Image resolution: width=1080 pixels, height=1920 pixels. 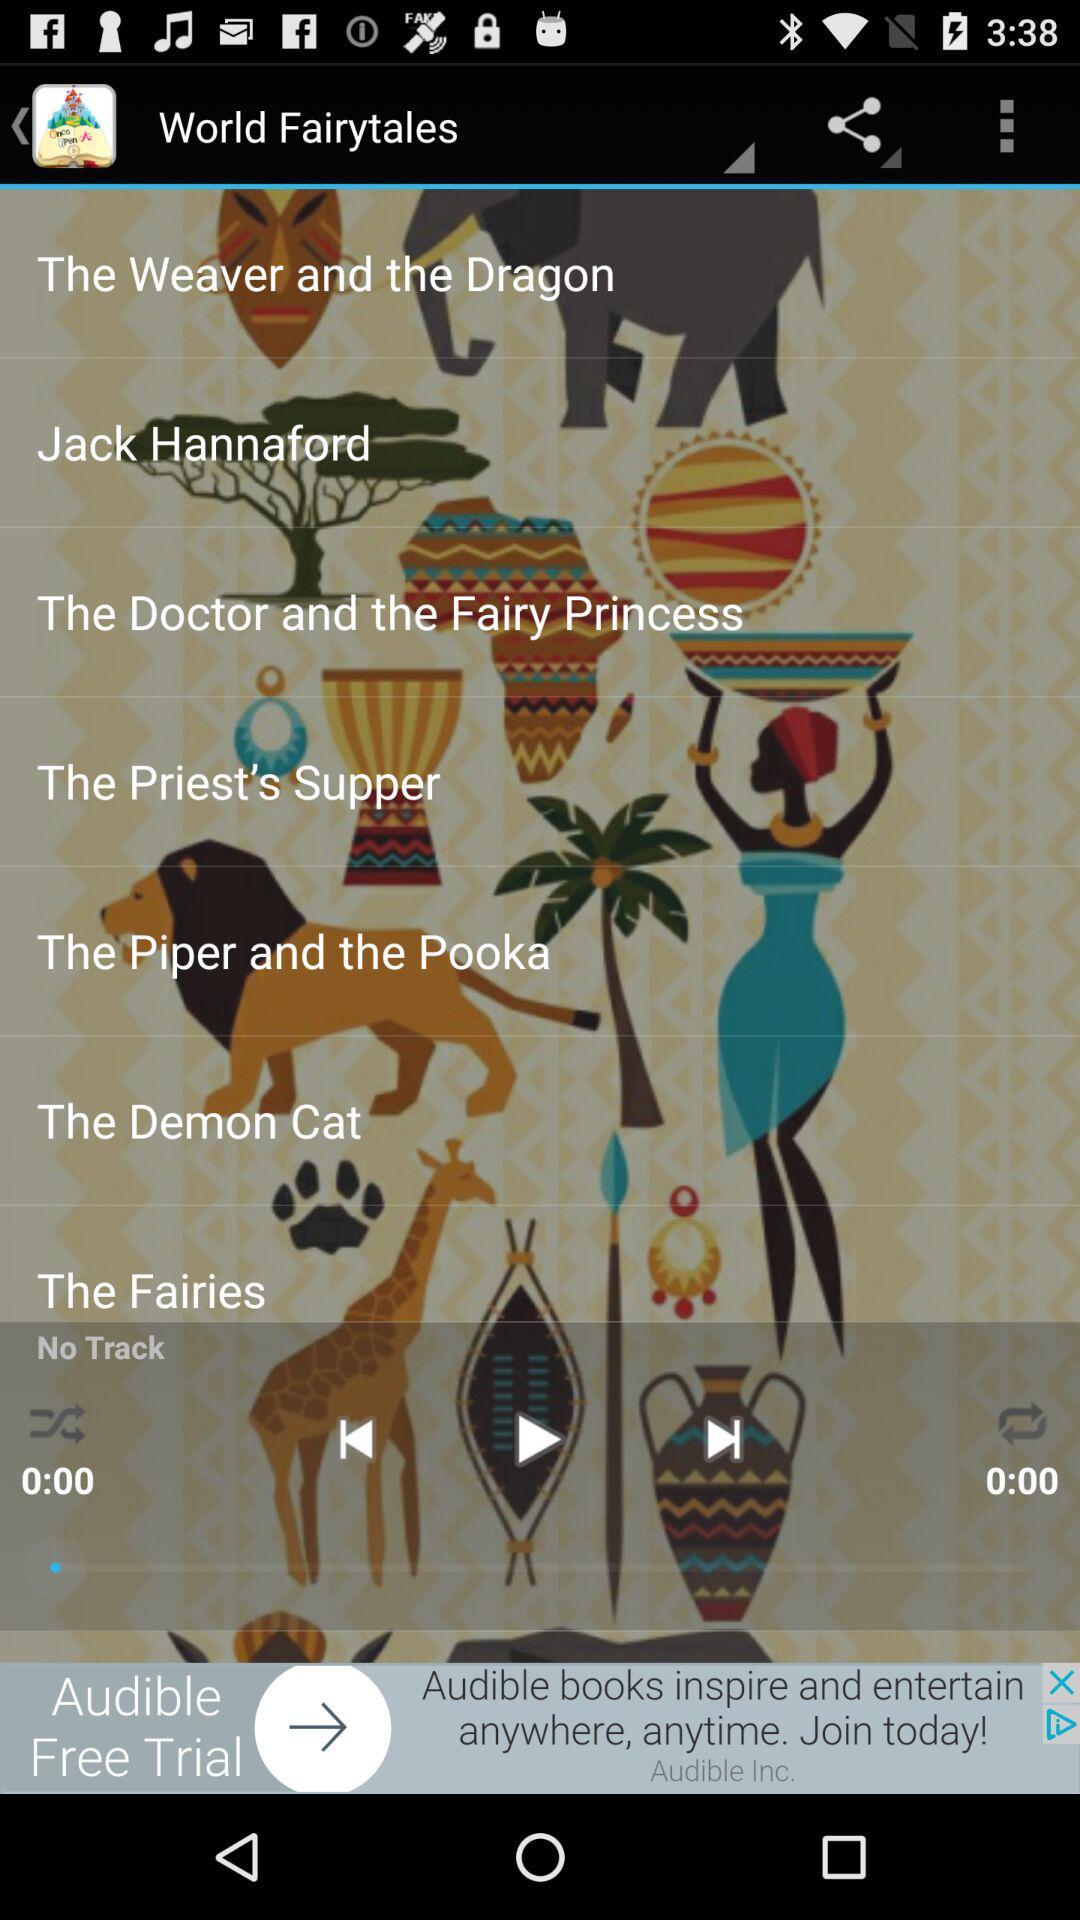 I want to click on the play icon, so click(x=538, y=1538).